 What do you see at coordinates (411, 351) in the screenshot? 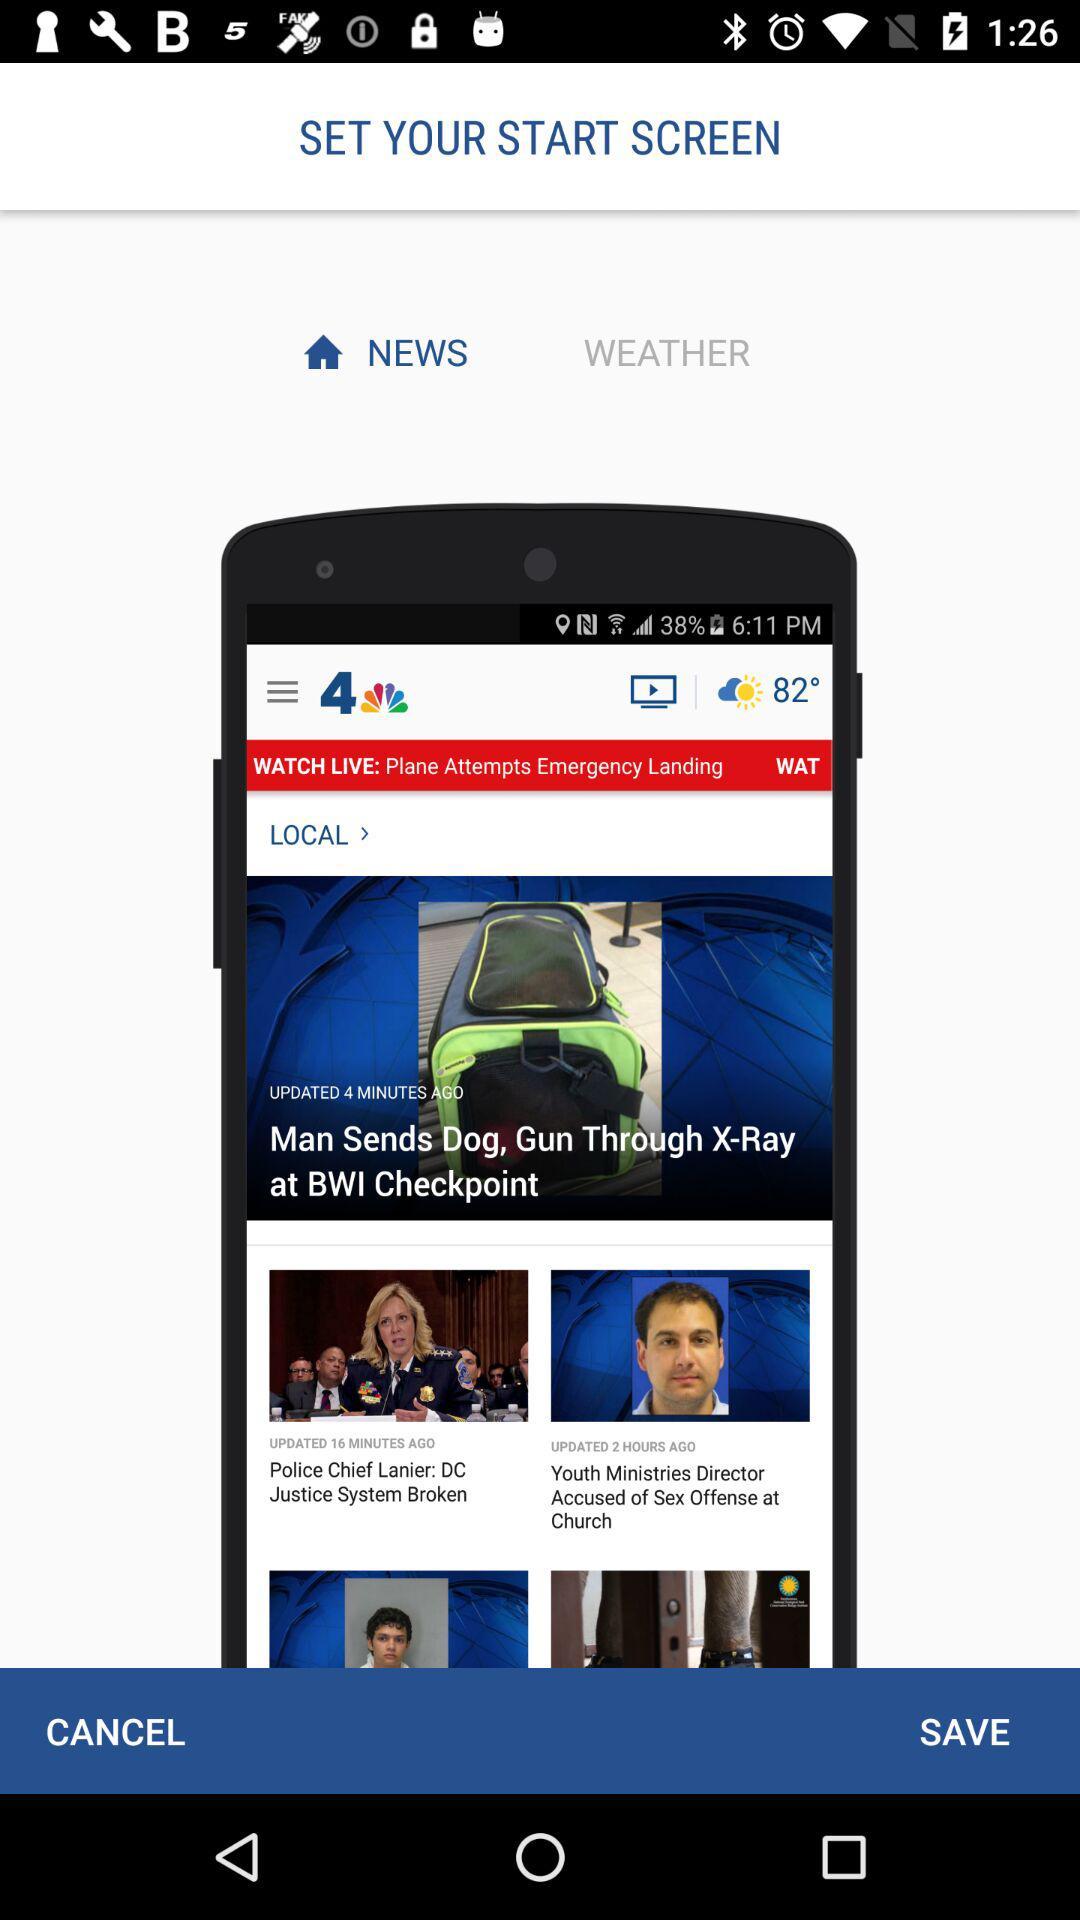
I see `item next to the weather item` at bounding box center [411, 351].